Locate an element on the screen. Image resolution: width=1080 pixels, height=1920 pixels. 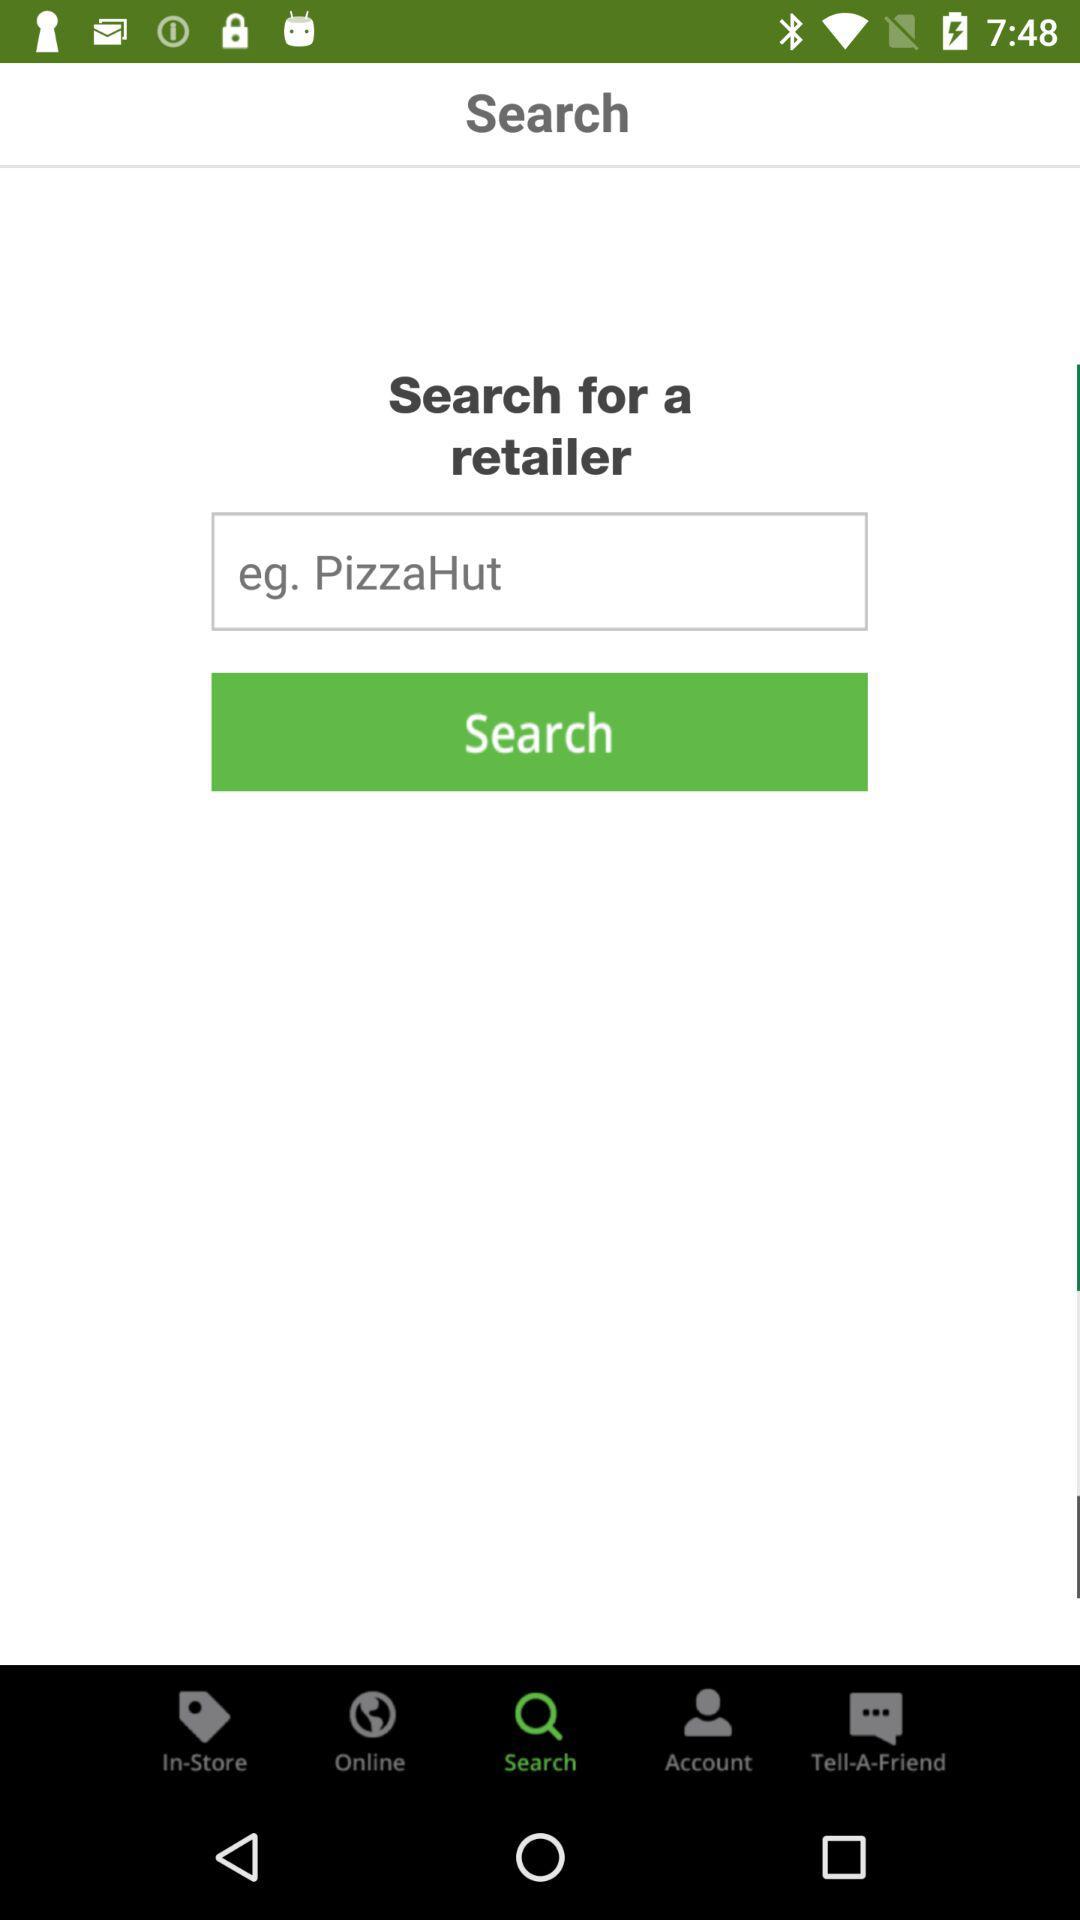
access internet is located at coordinates (371, 1728).